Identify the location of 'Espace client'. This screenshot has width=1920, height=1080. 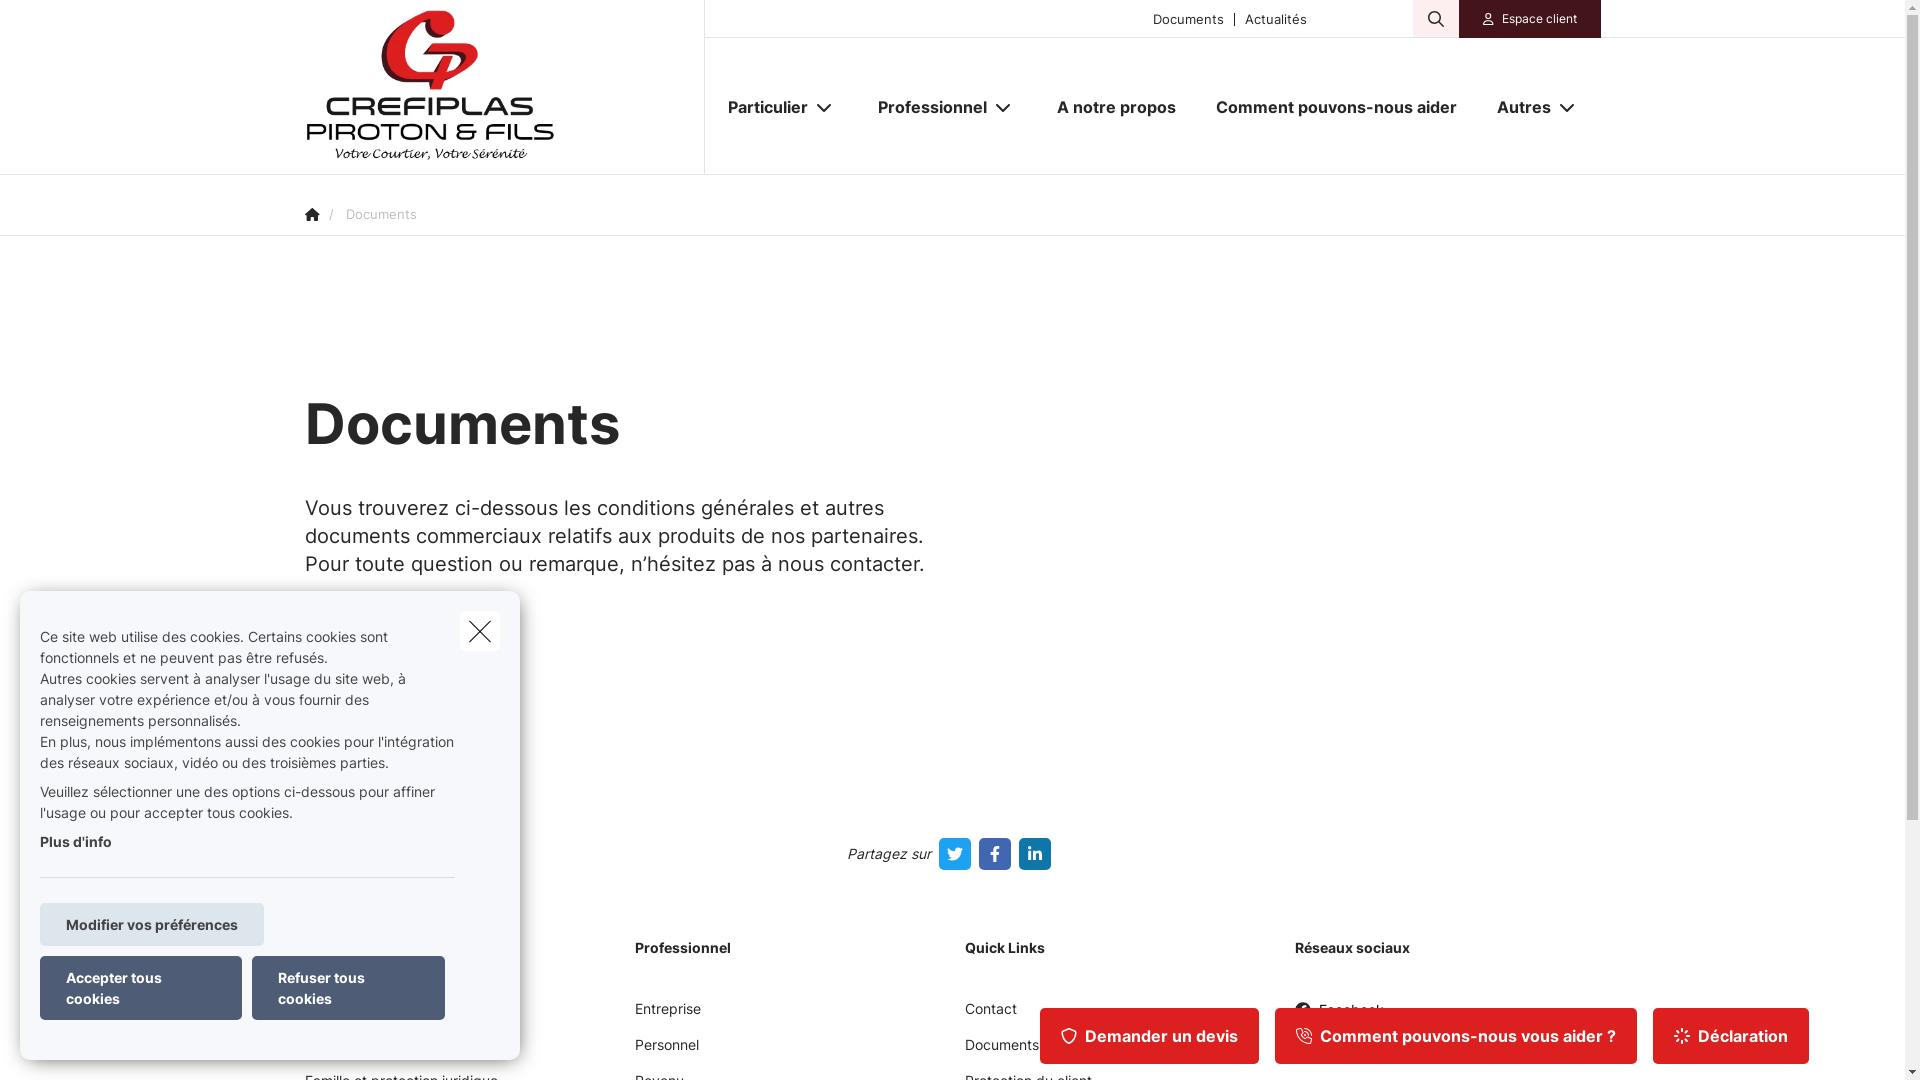
(1538, 19).